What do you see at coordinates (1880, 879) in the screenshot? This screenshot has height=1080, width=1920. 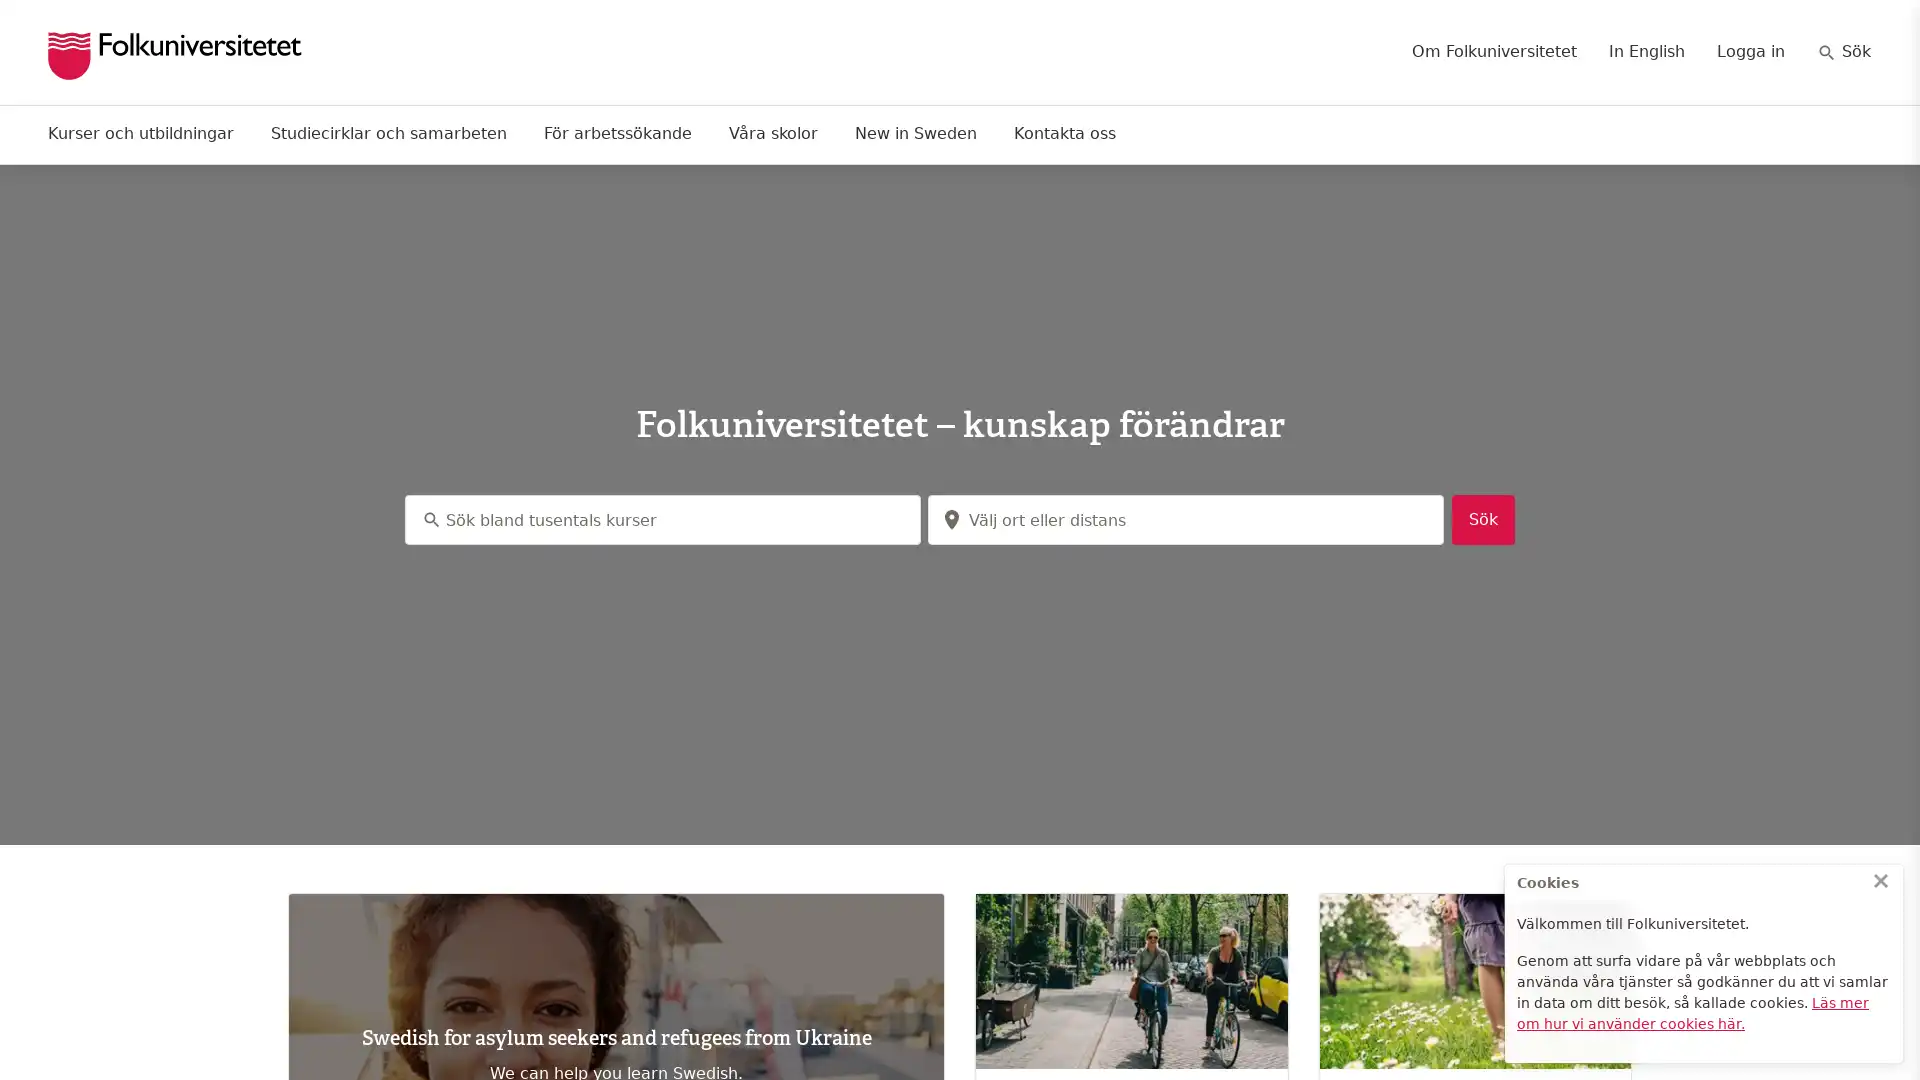 I see `Stang` at bounding box center [1880, 879].